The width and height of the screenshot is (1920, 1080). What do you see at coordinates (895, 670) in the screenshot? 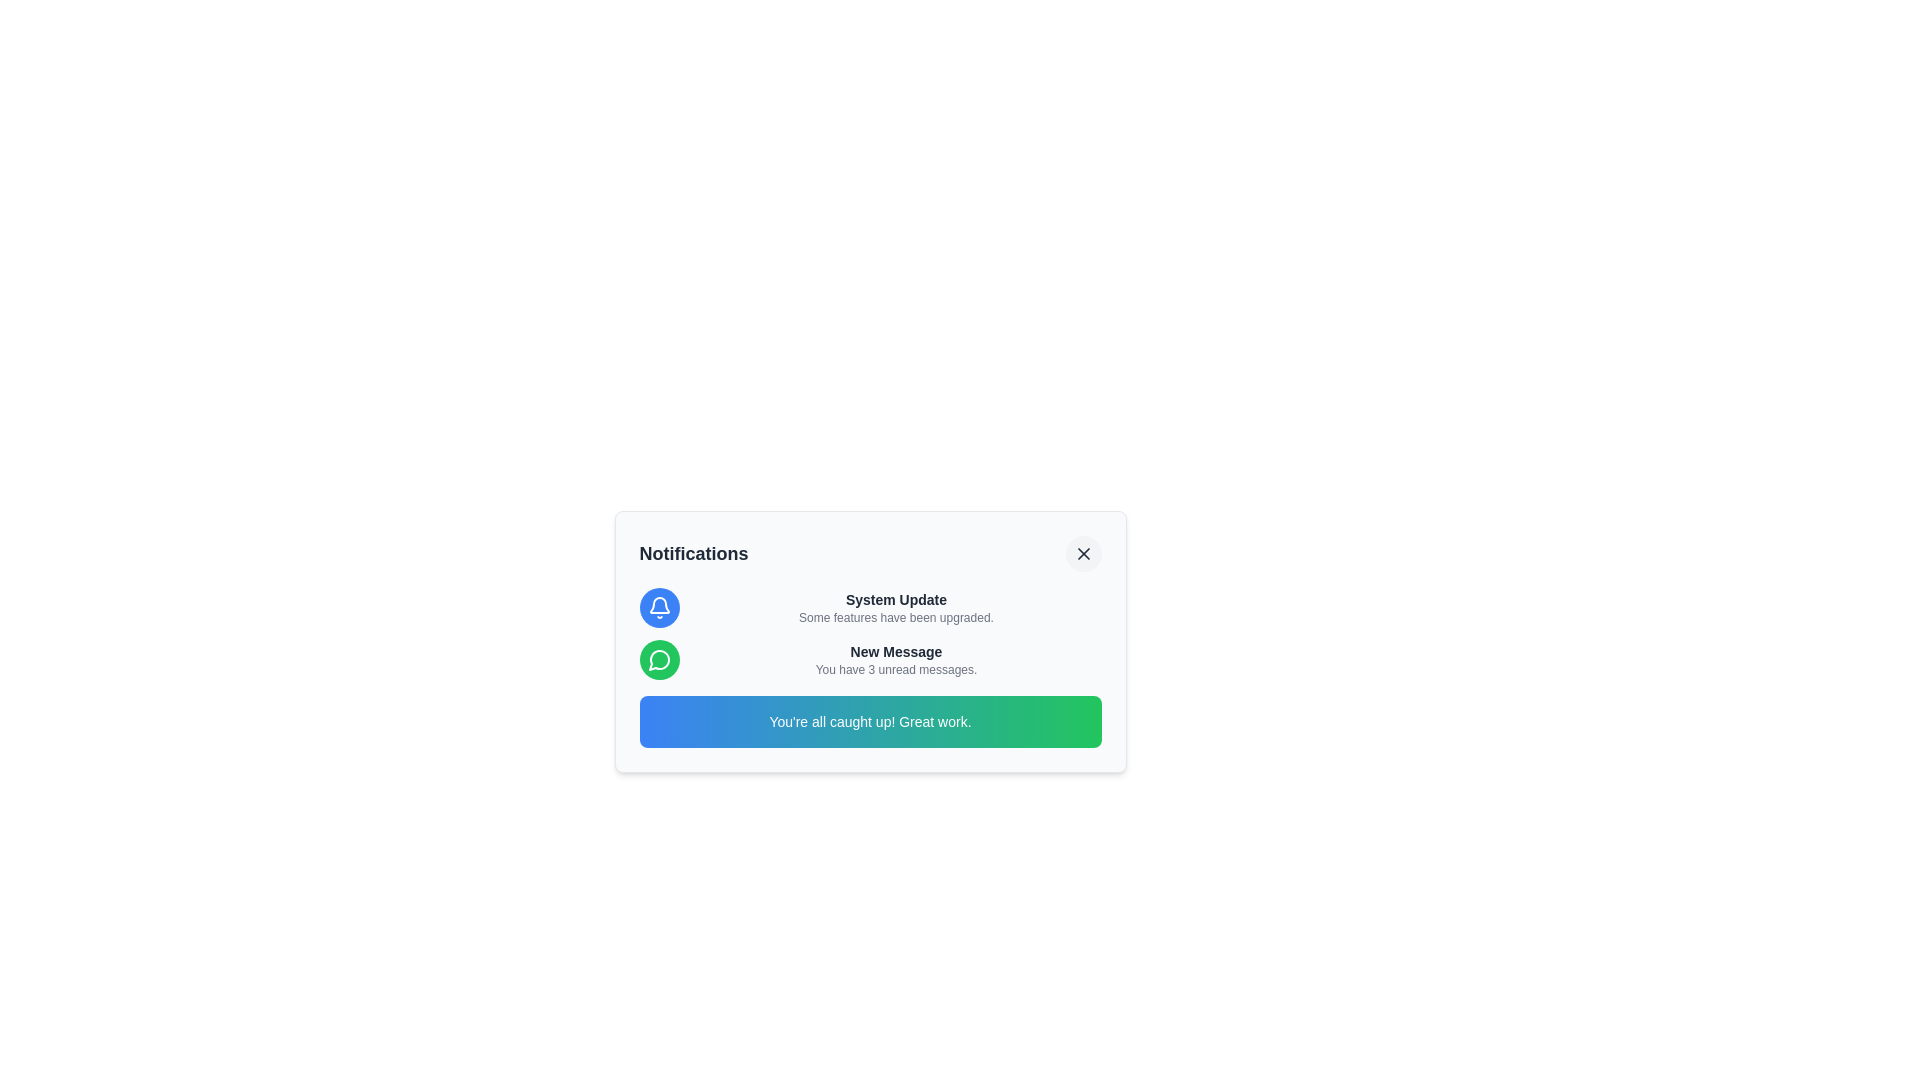
I see `the text element that reads 'You have 3 unread messages.', which is positioned below the bolded heading 'New Message'` at bounding box center [895, 670].